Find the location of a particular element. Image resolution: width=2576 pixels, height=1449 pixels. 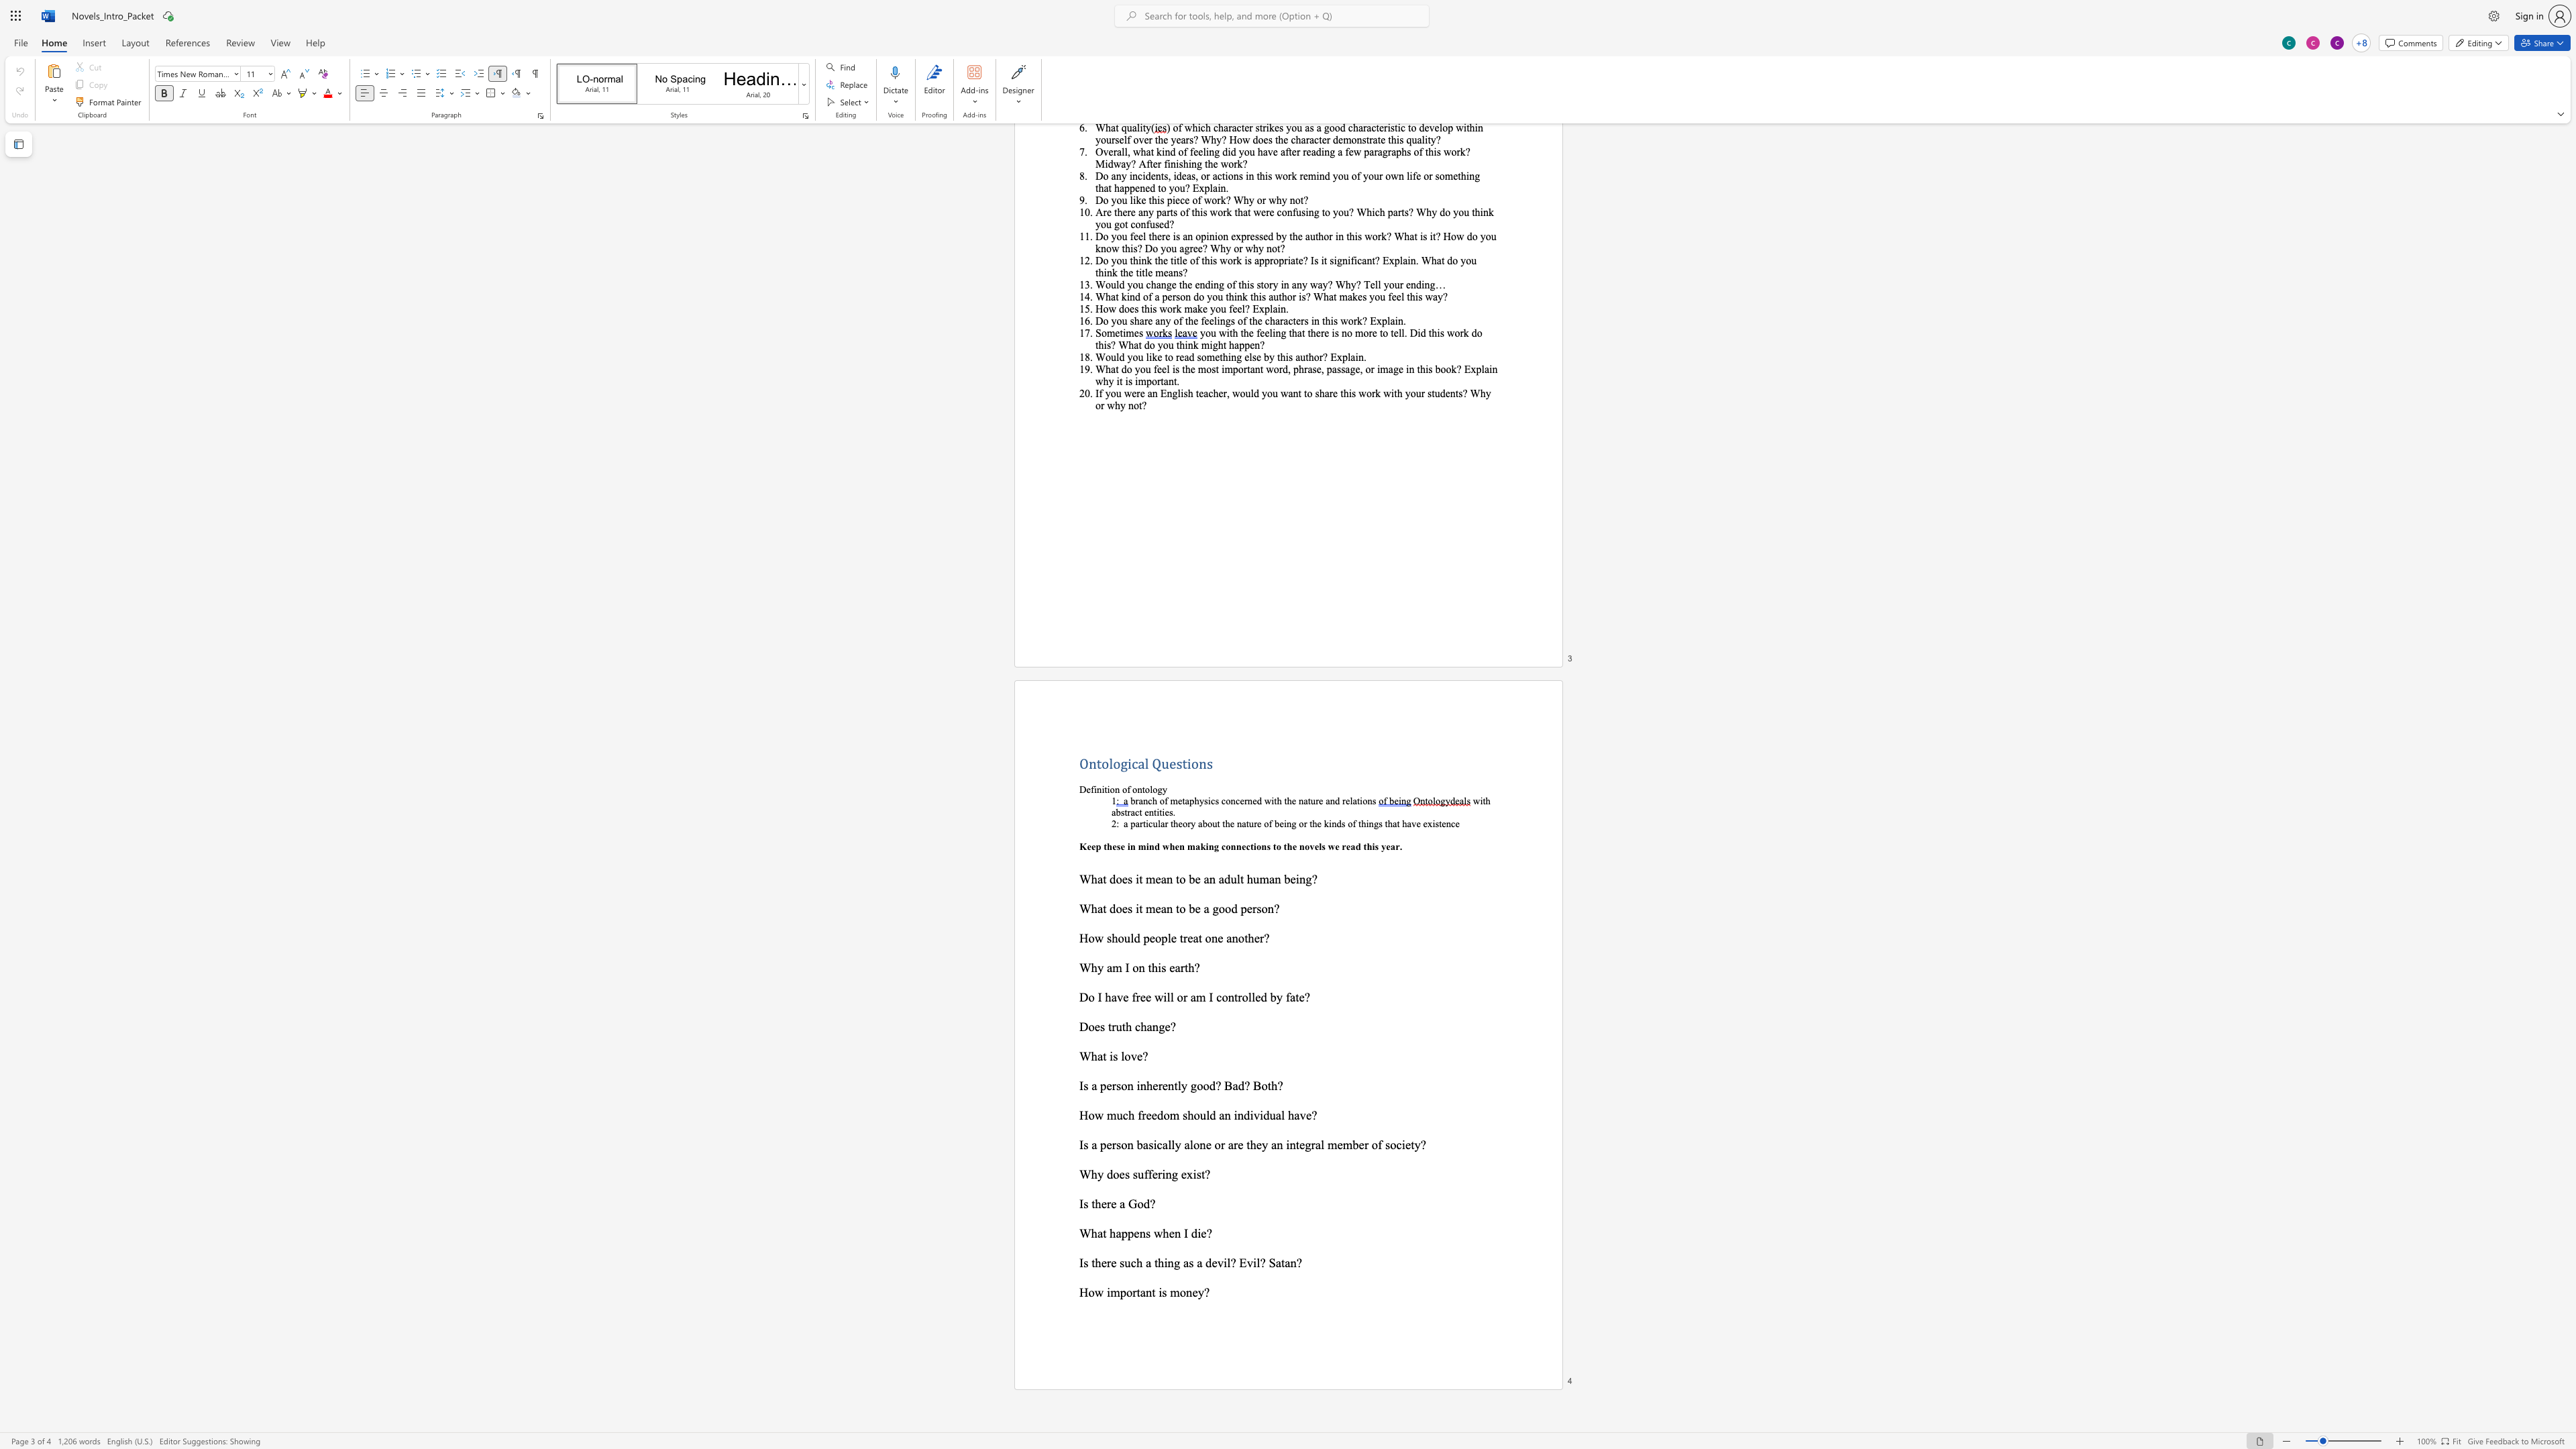

the space between the continuous character "e" and "a" in the text is located at coordinates (1160, 878).